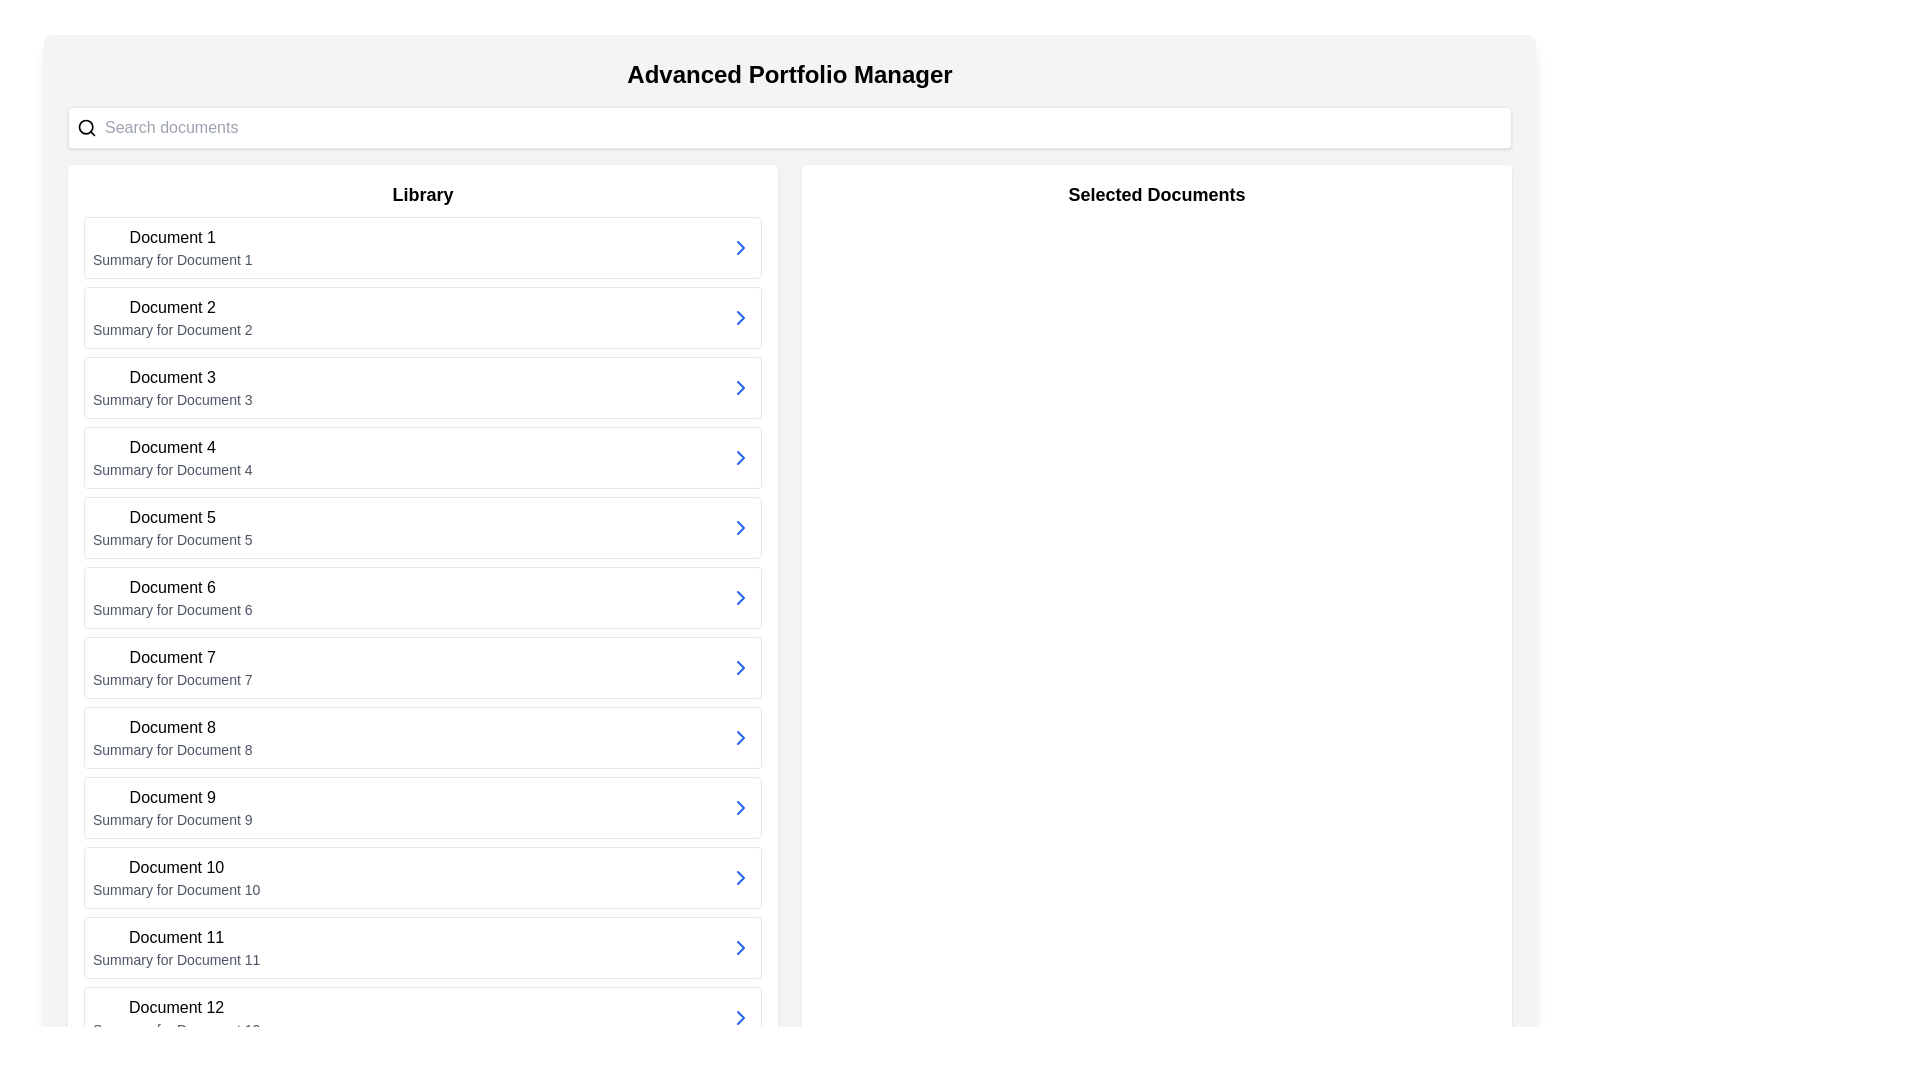 The height and width of the screenshot is (1080, 1920). Describe the element at coordinates (739, 596) in the screenshot. I see `the right-pointing chevron icon within the SVG graphic in the 'Library' section next to 'Document 6'` at that location.